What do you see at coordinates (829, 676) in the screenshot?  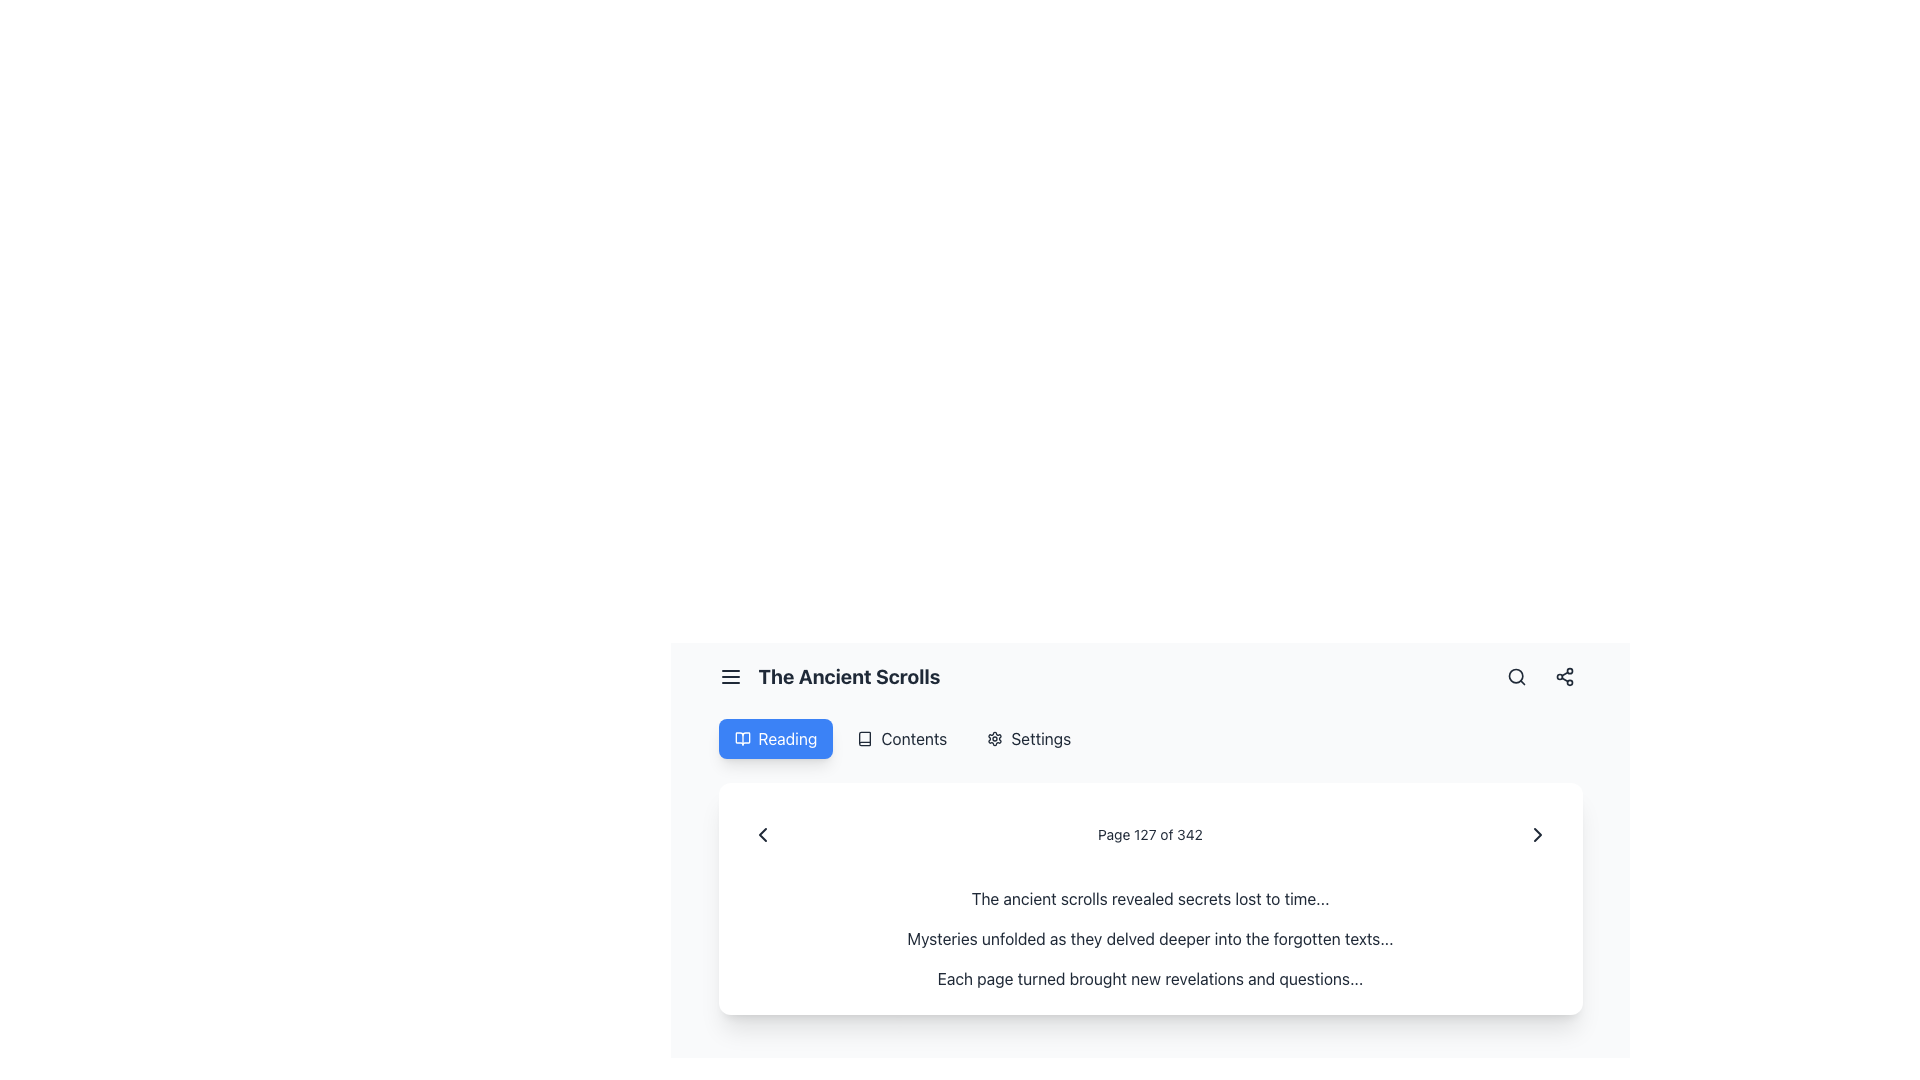 I see `text label 'The Ancient Scrolls', which is displayed in bold and larger font size, positioned immediately to the right of a menu icon with three horizontal lines` at bounding box center [829, 676].